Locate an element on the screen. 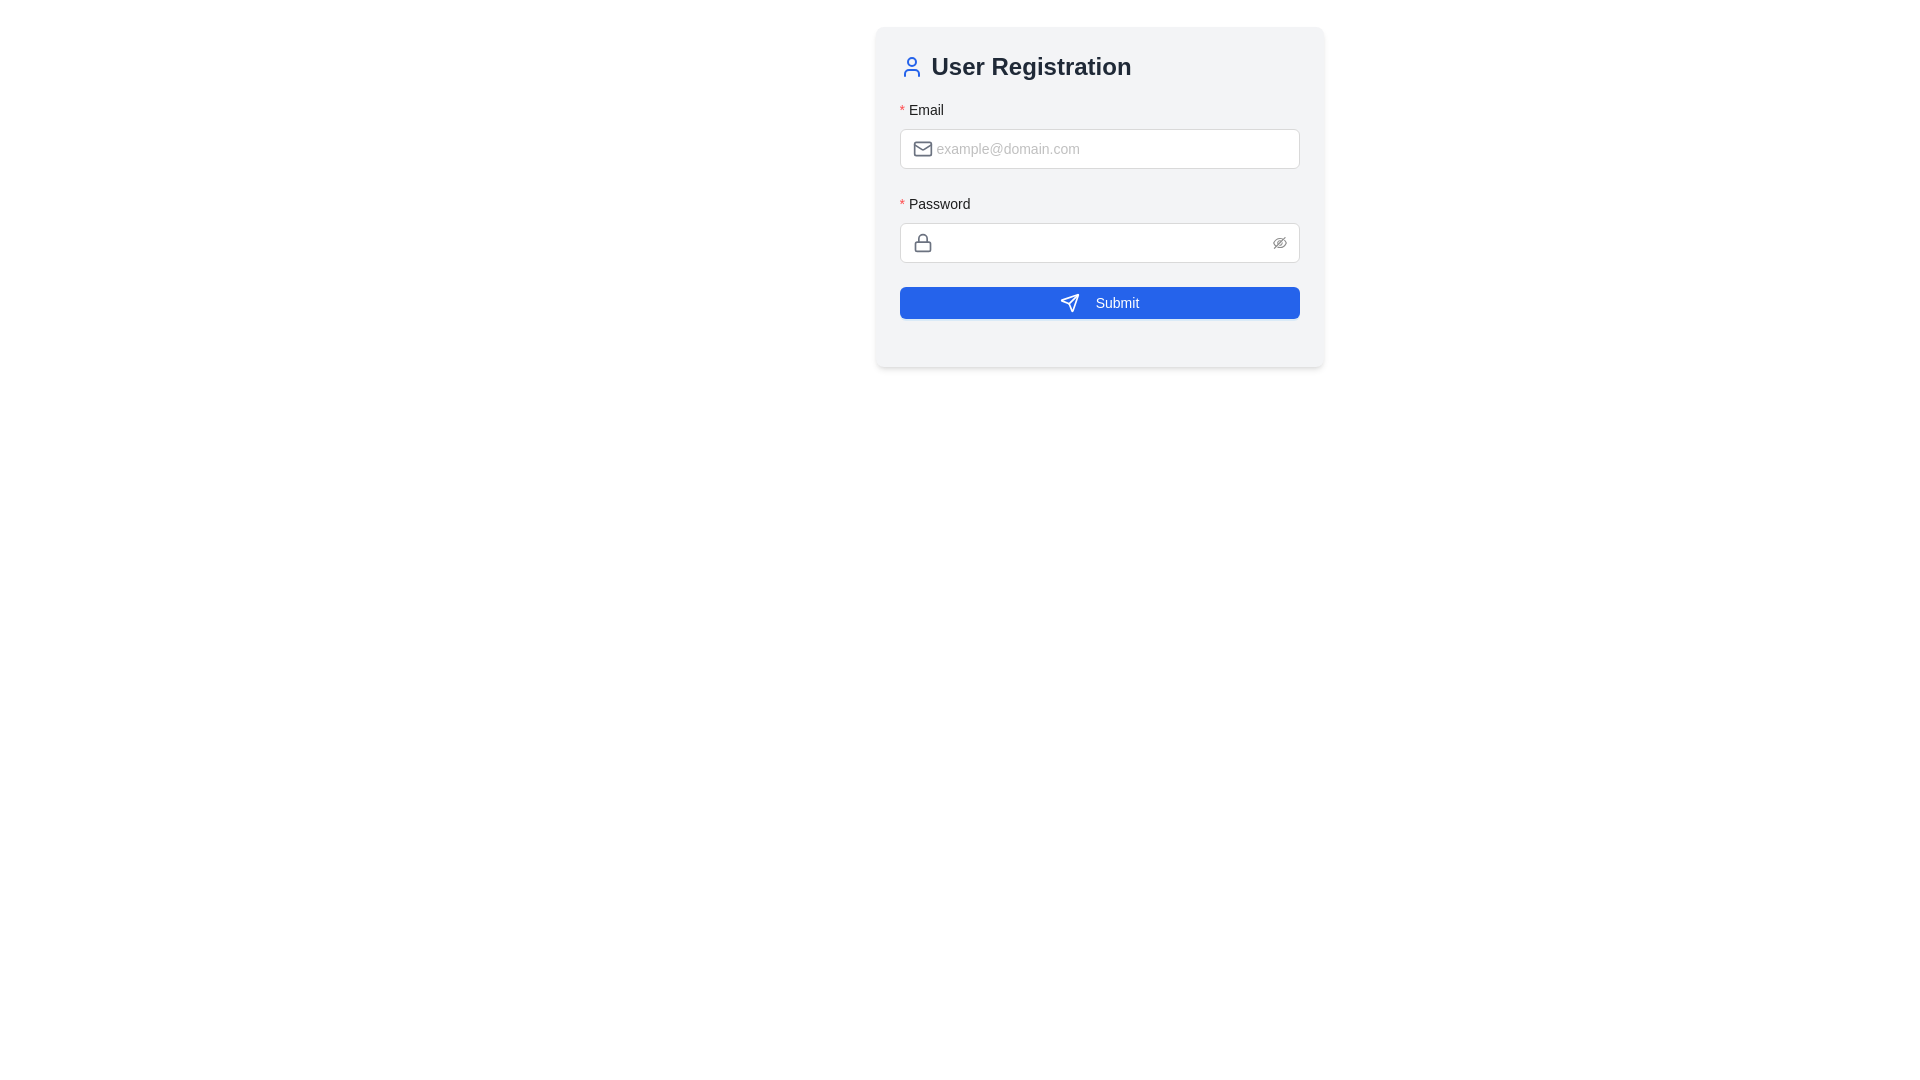 The width and height of the screenshot is (1920, 1080). the Password input field to focus on it, which is the second input field in the vertical form layout, positioned below the 'Email' input field and above the 'Submit' button is located at coordinates (1098, 226).